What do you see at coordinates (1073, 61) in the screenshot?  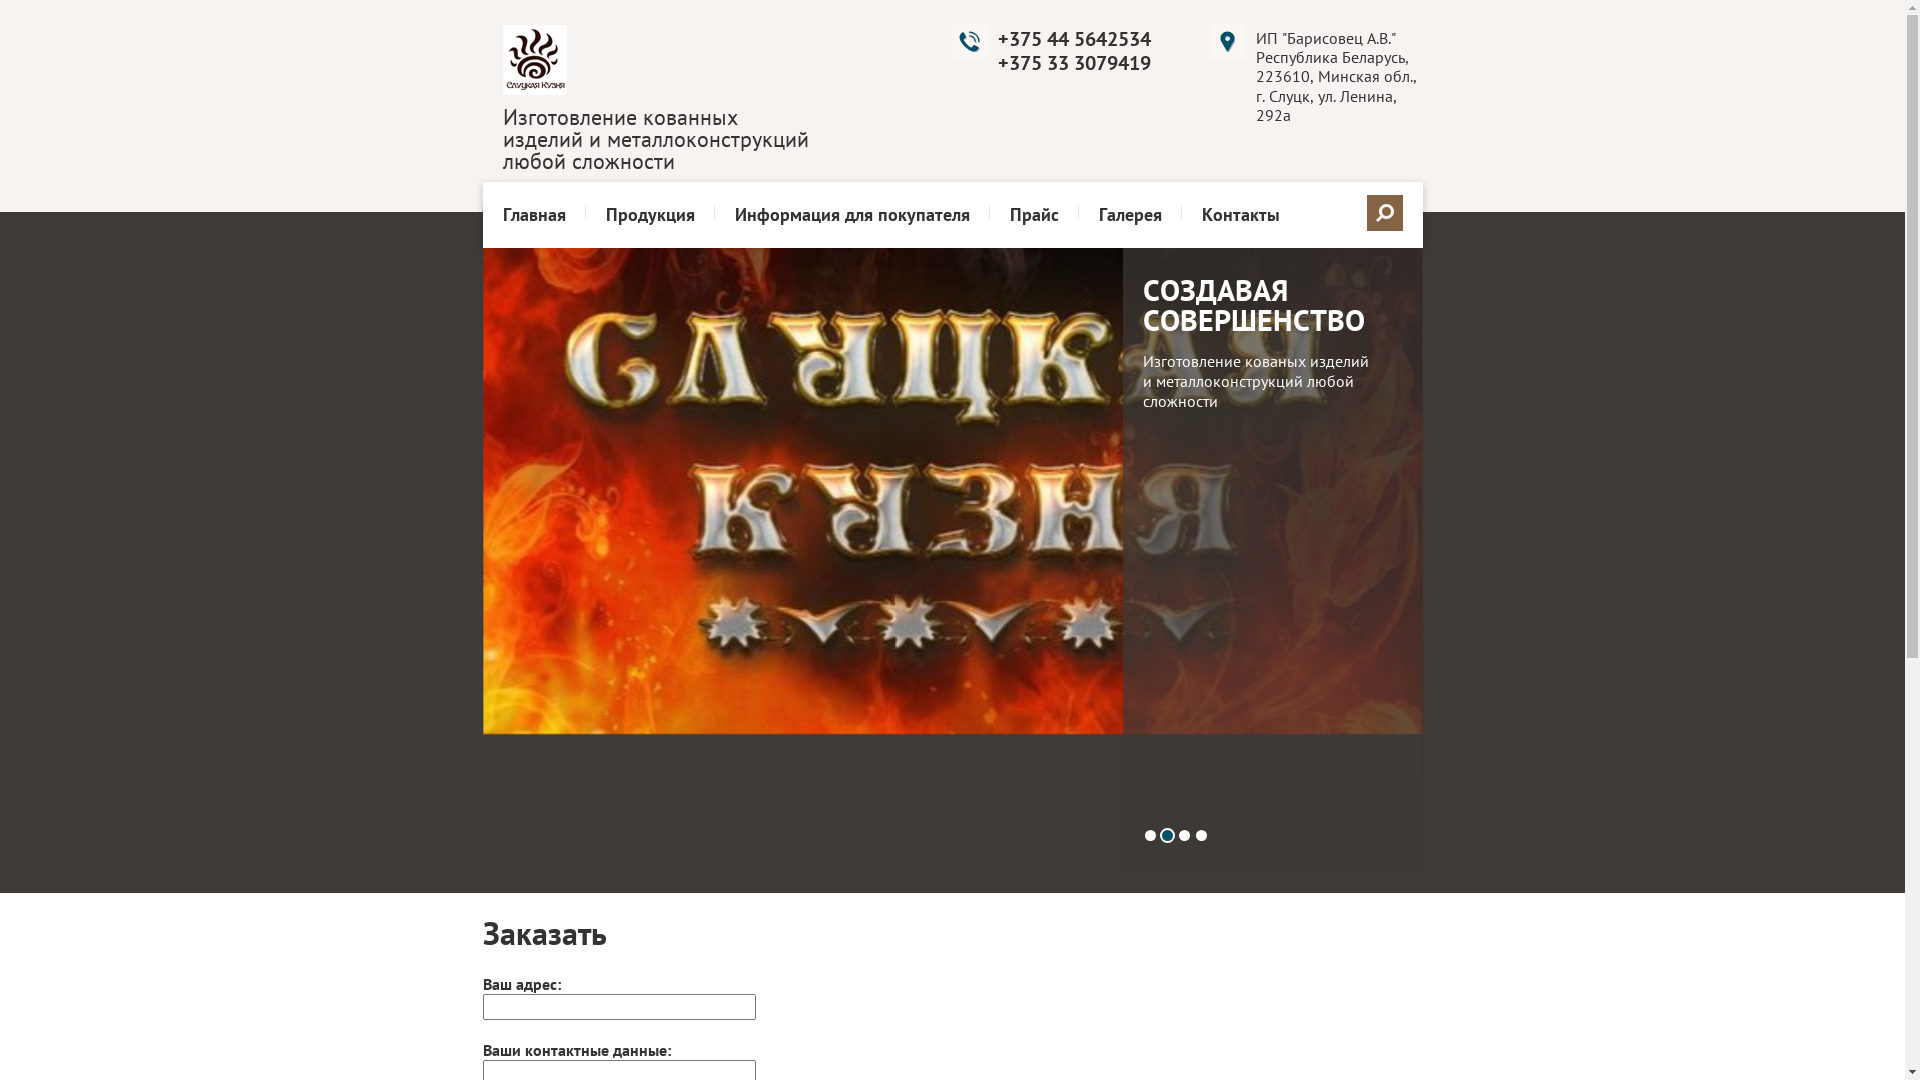 I see `'+375 33 3079419'` at bounding box center [1073, 61].